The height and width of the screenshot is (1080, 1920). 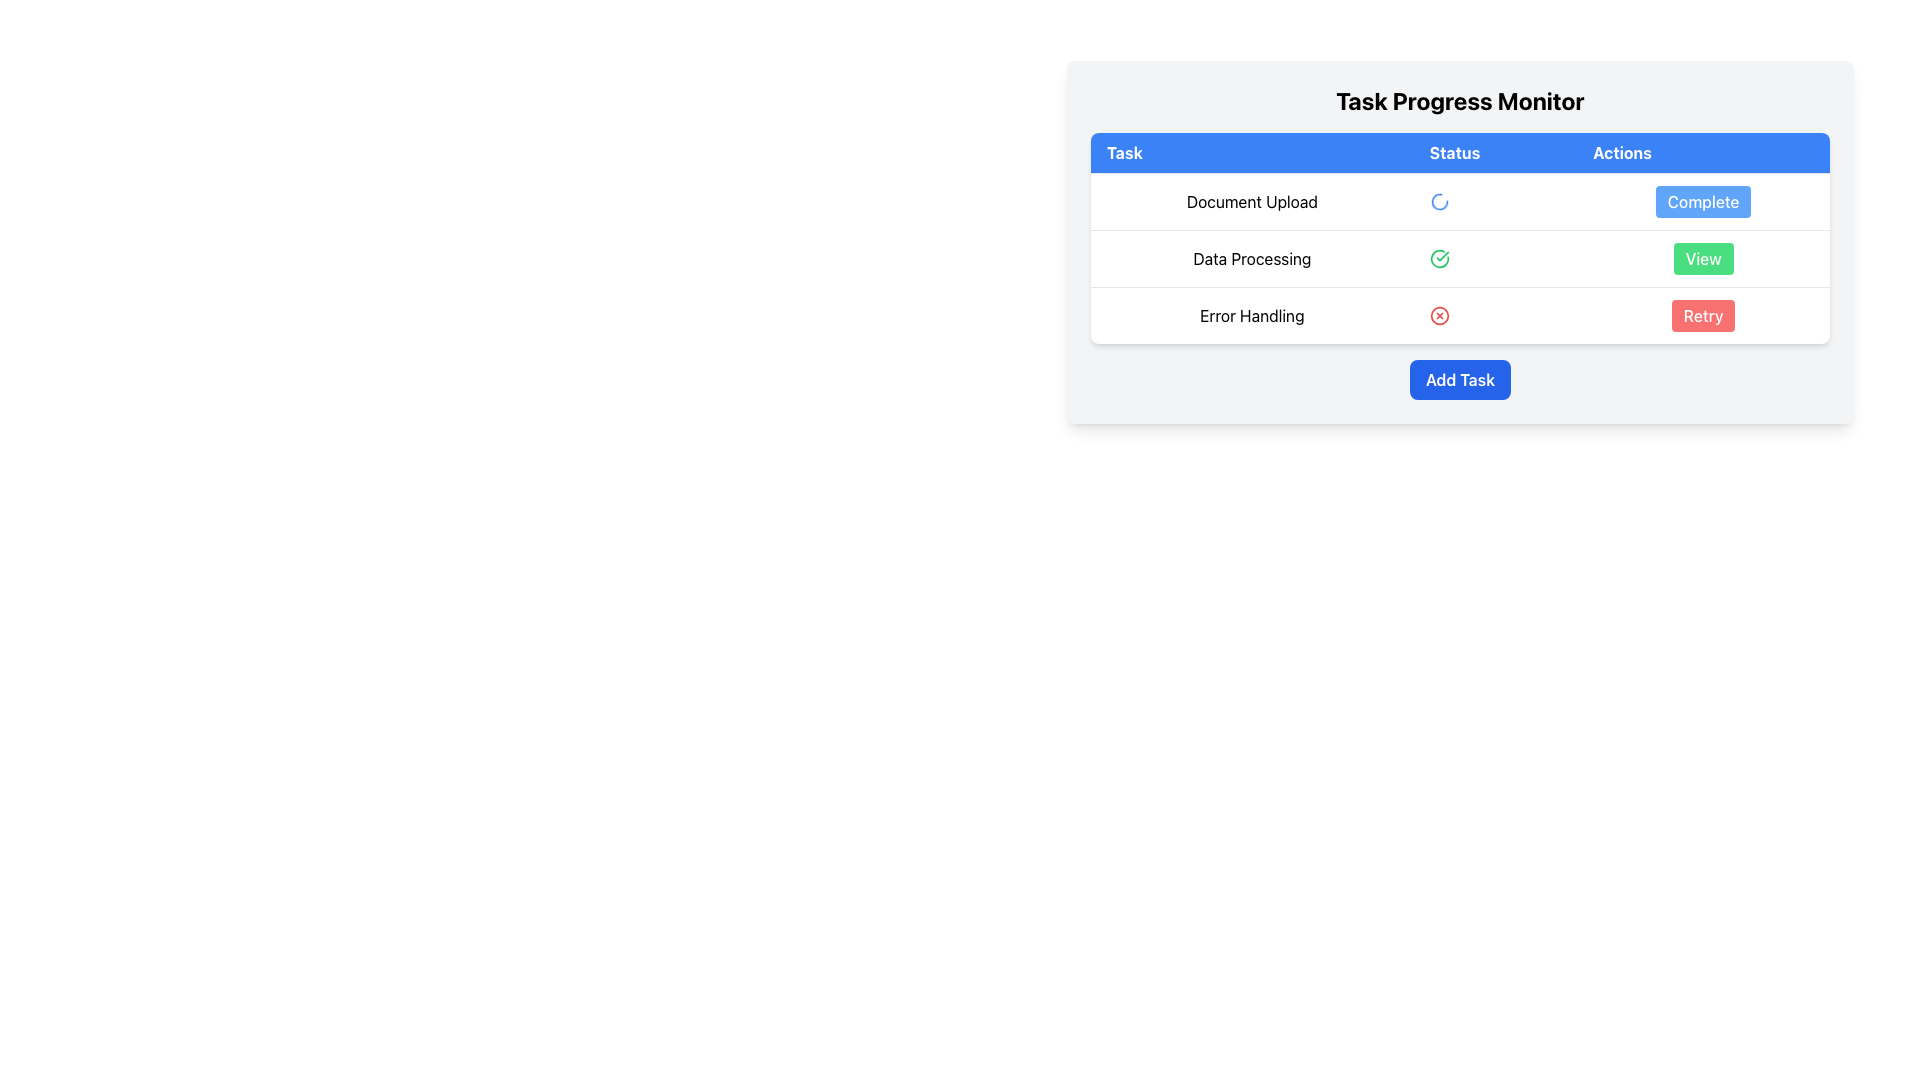 I want to click on the 'Add Task' button located below the task list in the 'Task Progress Monitor', so click(x=1460, y=380).